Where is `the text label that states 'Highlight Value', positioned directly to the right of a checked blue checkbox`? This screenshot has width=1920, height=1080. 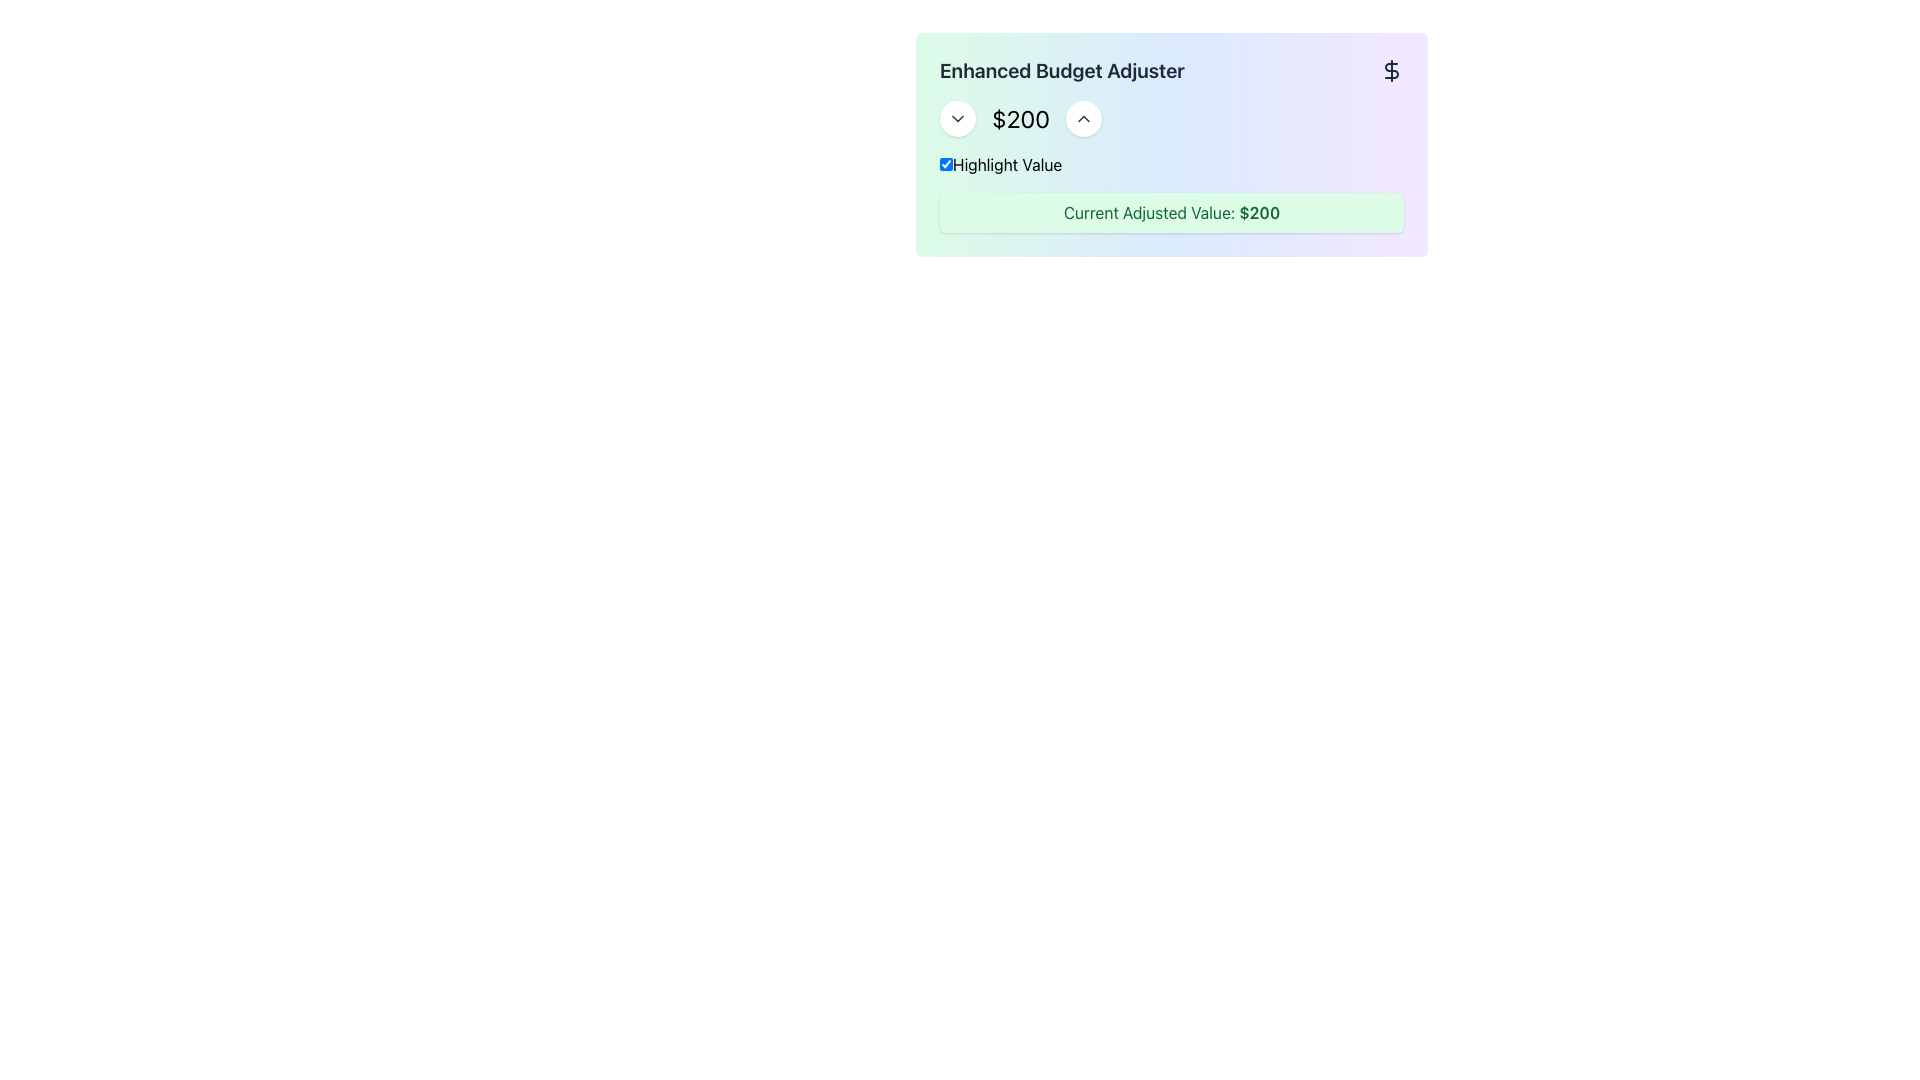 the text label that states 'Highlight Value', positioned directly to the right of a checked blue checkbox is located at coordinates (1001, 164).